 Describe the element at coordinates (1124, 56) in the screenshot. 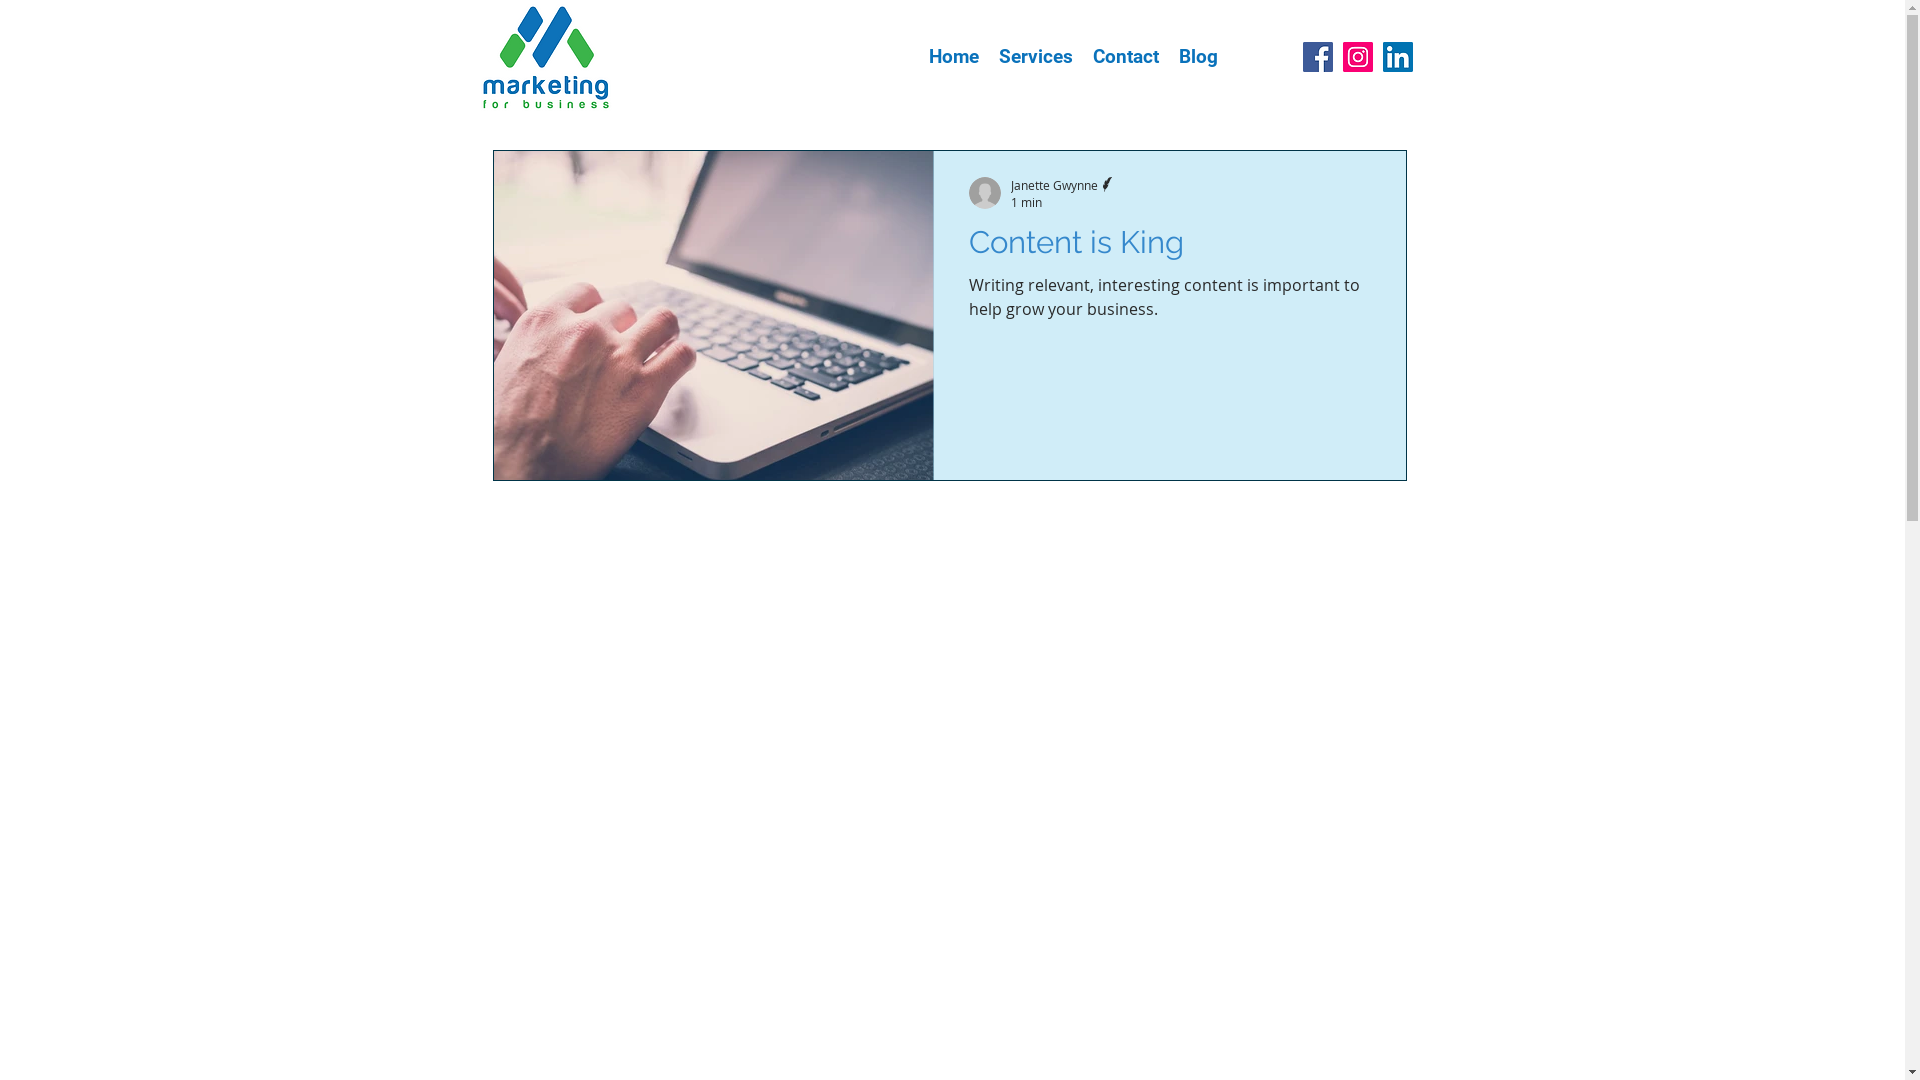

I see `'Contact'` at that location.